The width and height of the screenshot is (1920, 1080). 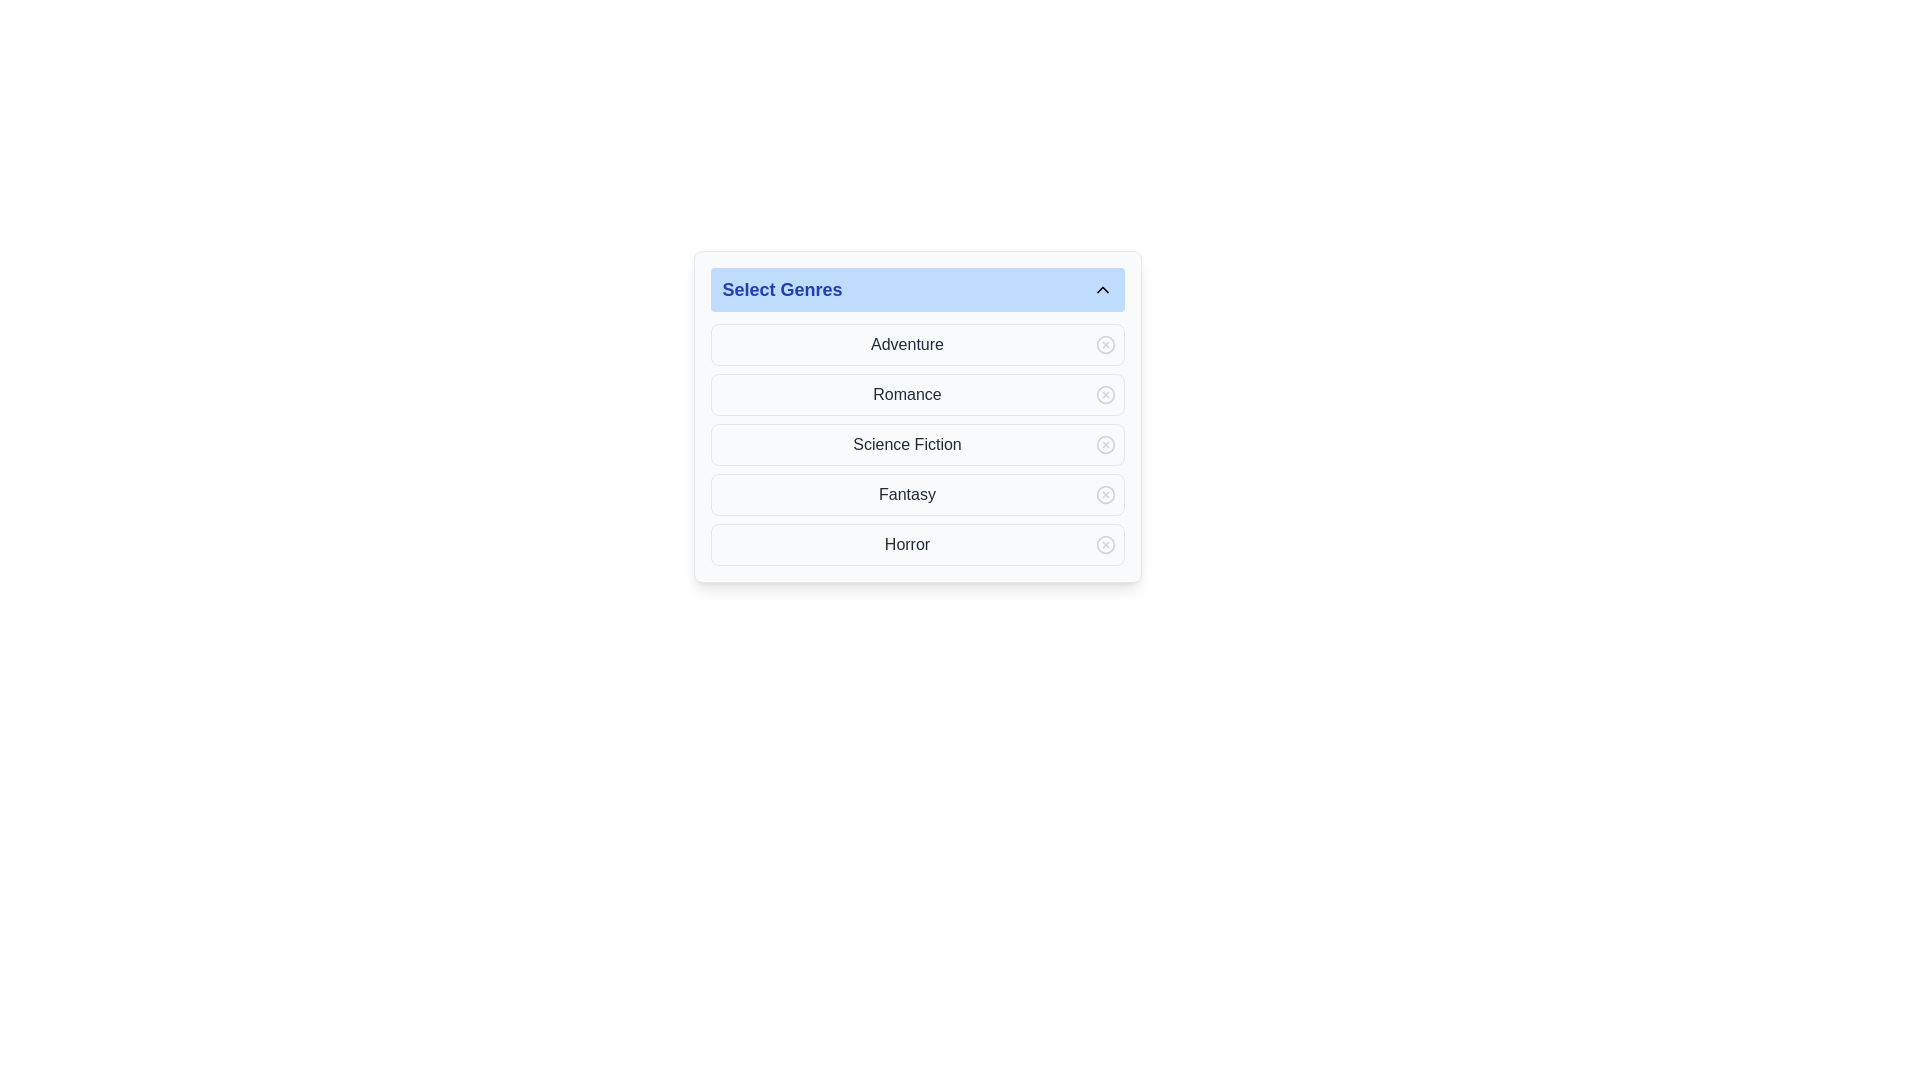 What do you see at coordinates (1101, 289) in the screenshot?
I see `the small upward-pointing triangular arrow icon located towards the right end of the blue header bar labeled 'Select Genres'` at bounding box center [1101, 289].